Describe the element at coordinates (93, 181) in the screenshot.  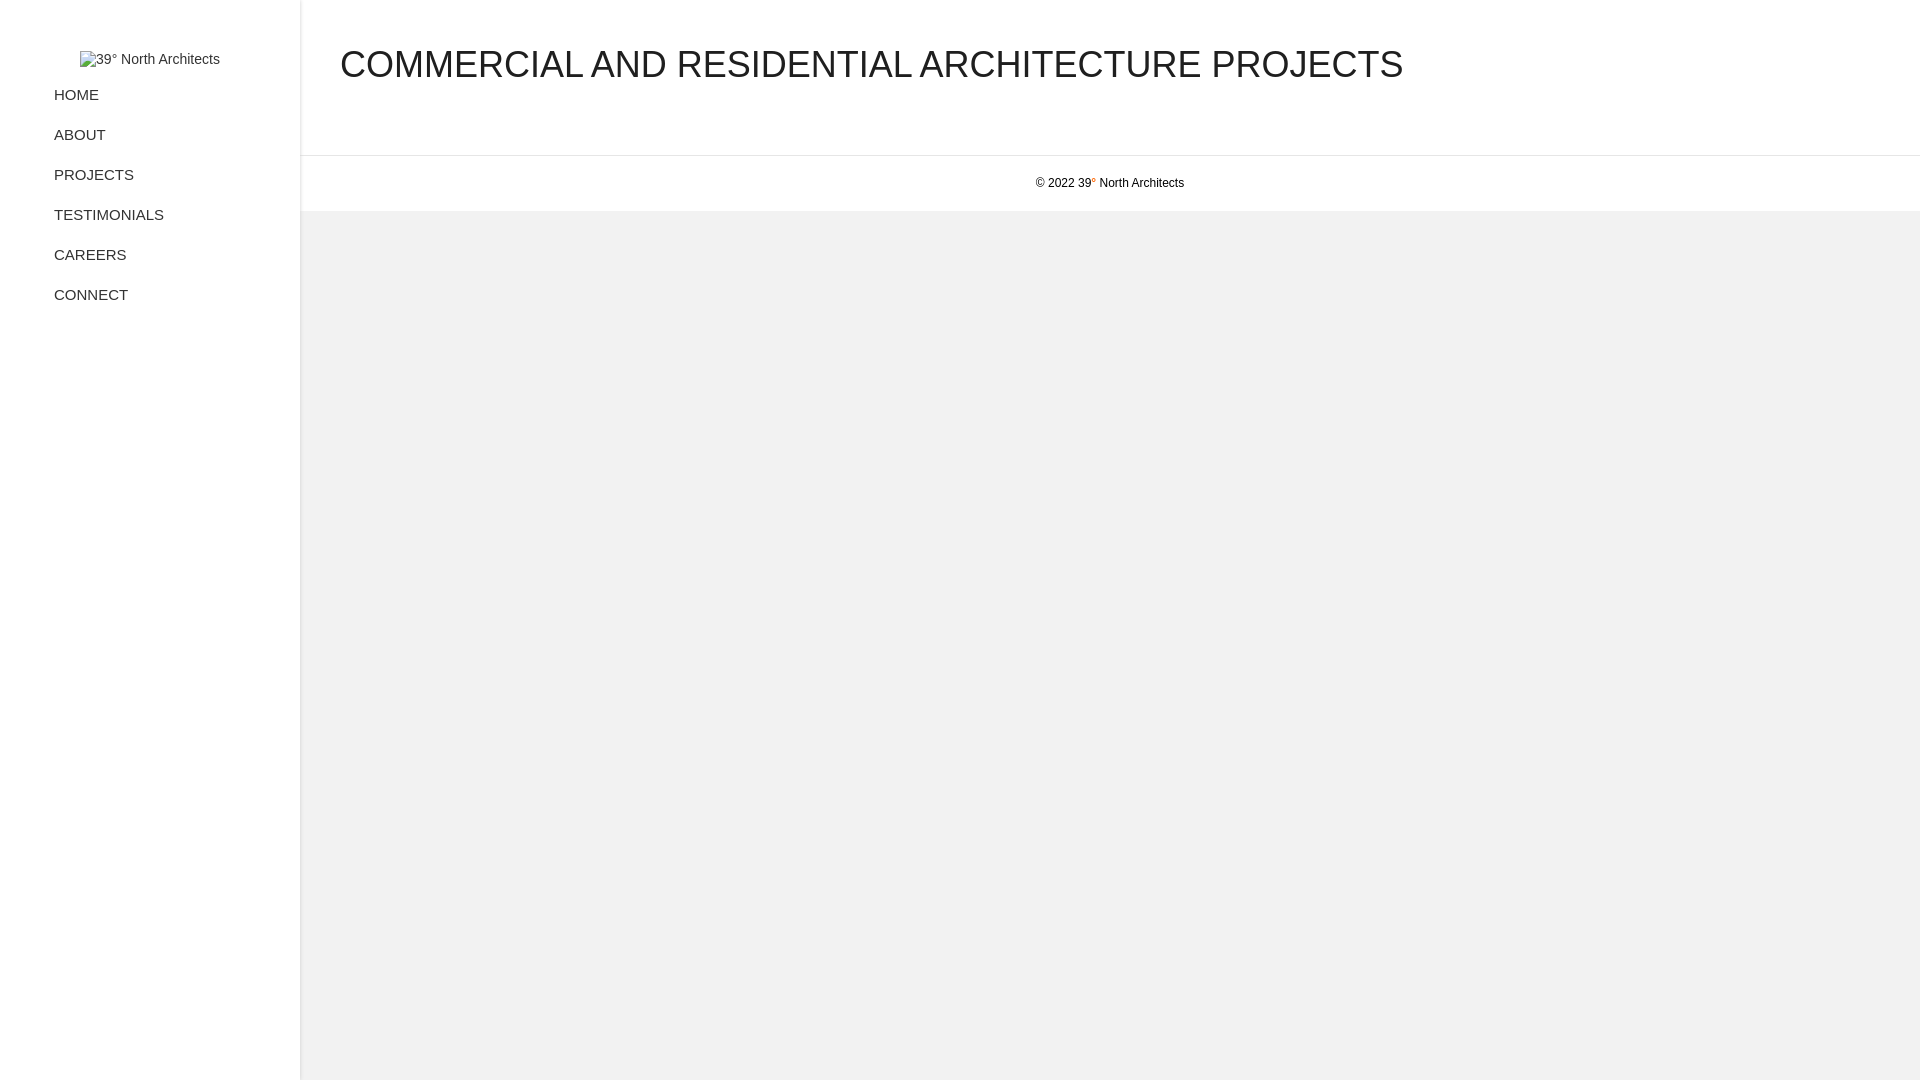
I see `'PROJECTS'` at that location.